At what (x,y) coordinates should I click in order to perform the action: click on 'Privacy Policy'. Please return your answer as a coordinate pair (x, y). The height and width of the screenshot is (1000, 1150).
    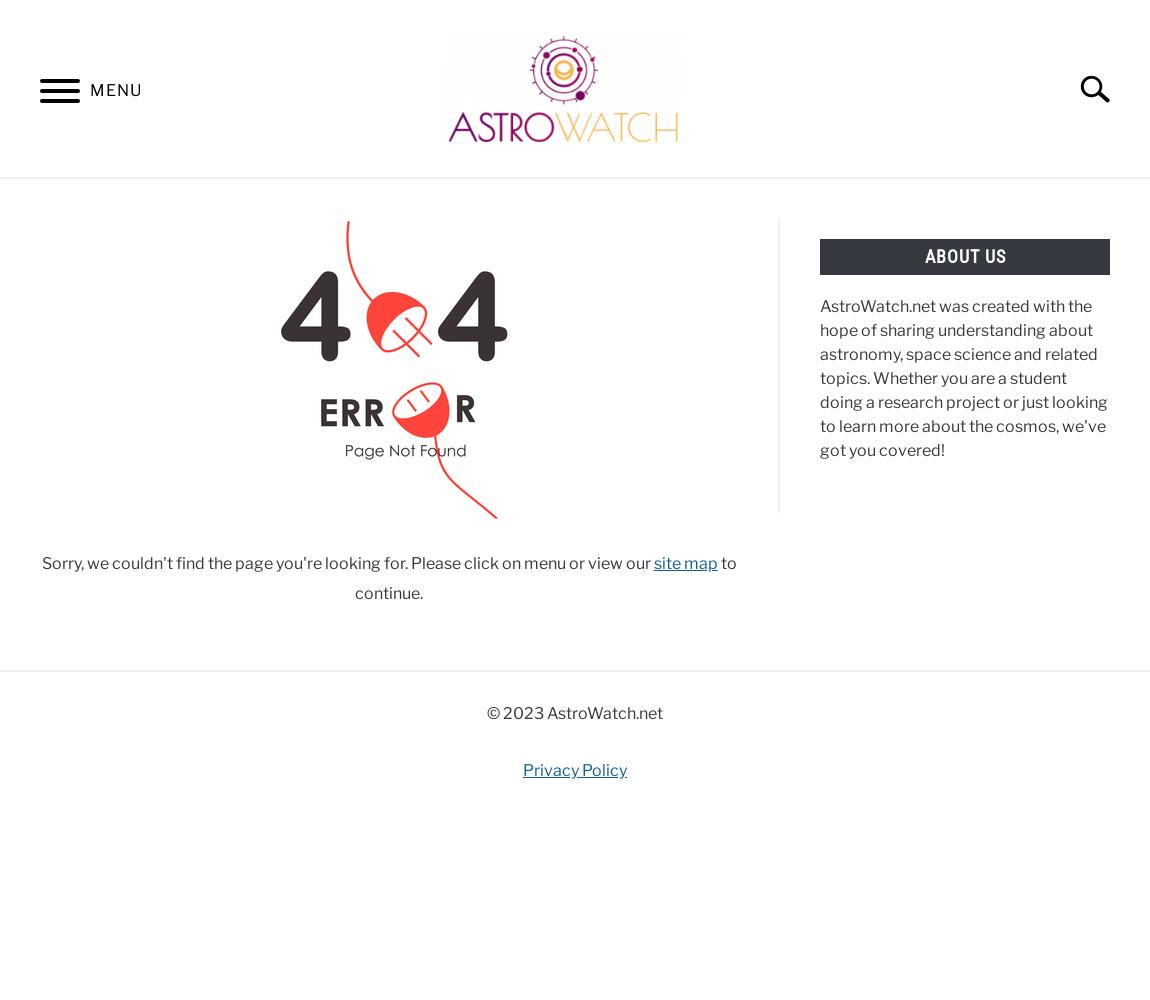
    Looking at the image, I should click on (575, 769).